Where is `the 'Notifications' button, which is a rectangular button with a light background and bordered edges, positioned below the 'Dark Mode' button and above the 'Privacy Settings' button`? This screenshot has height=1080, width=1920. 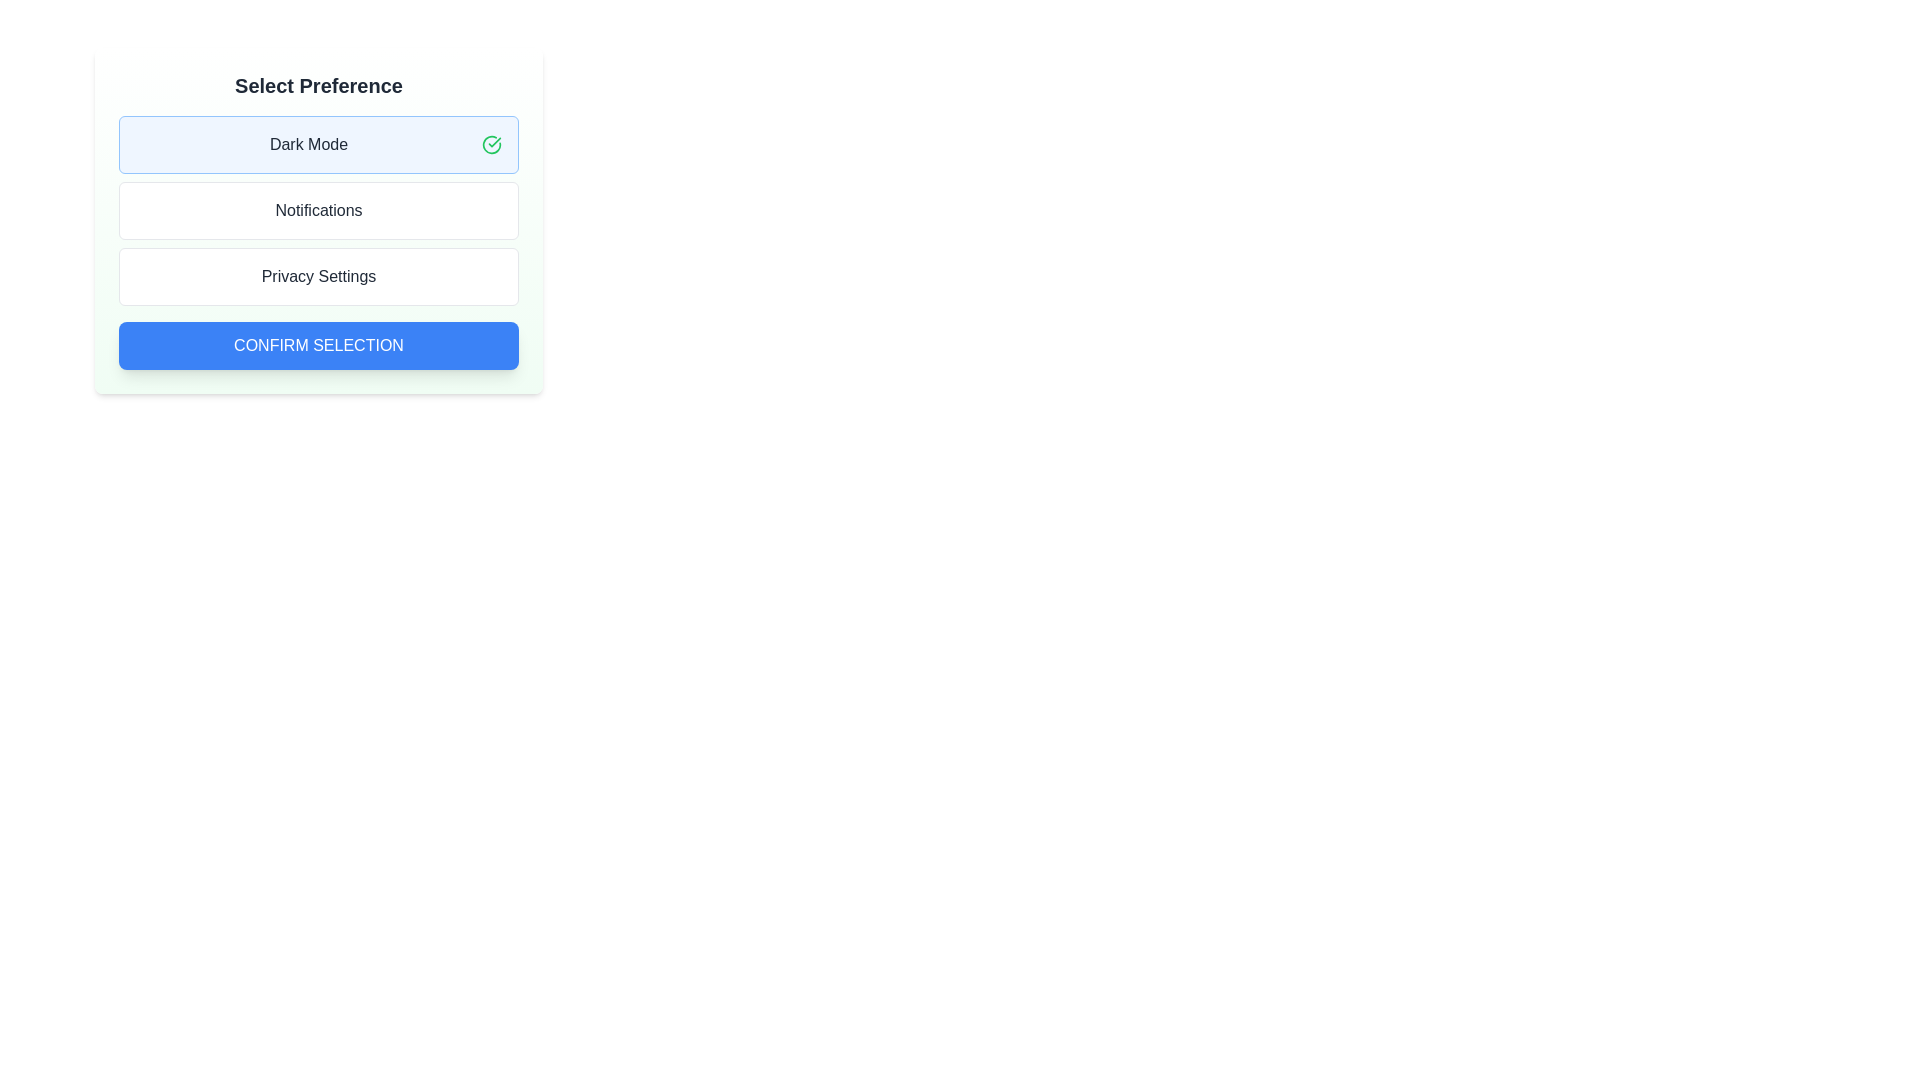 the 'Notifications' button, which is a rectangular button with a light background and bordered edges, positioned below the 'Dark Mode' button and above the 'Privacy Settings' button is located at coordinates (317, 211).